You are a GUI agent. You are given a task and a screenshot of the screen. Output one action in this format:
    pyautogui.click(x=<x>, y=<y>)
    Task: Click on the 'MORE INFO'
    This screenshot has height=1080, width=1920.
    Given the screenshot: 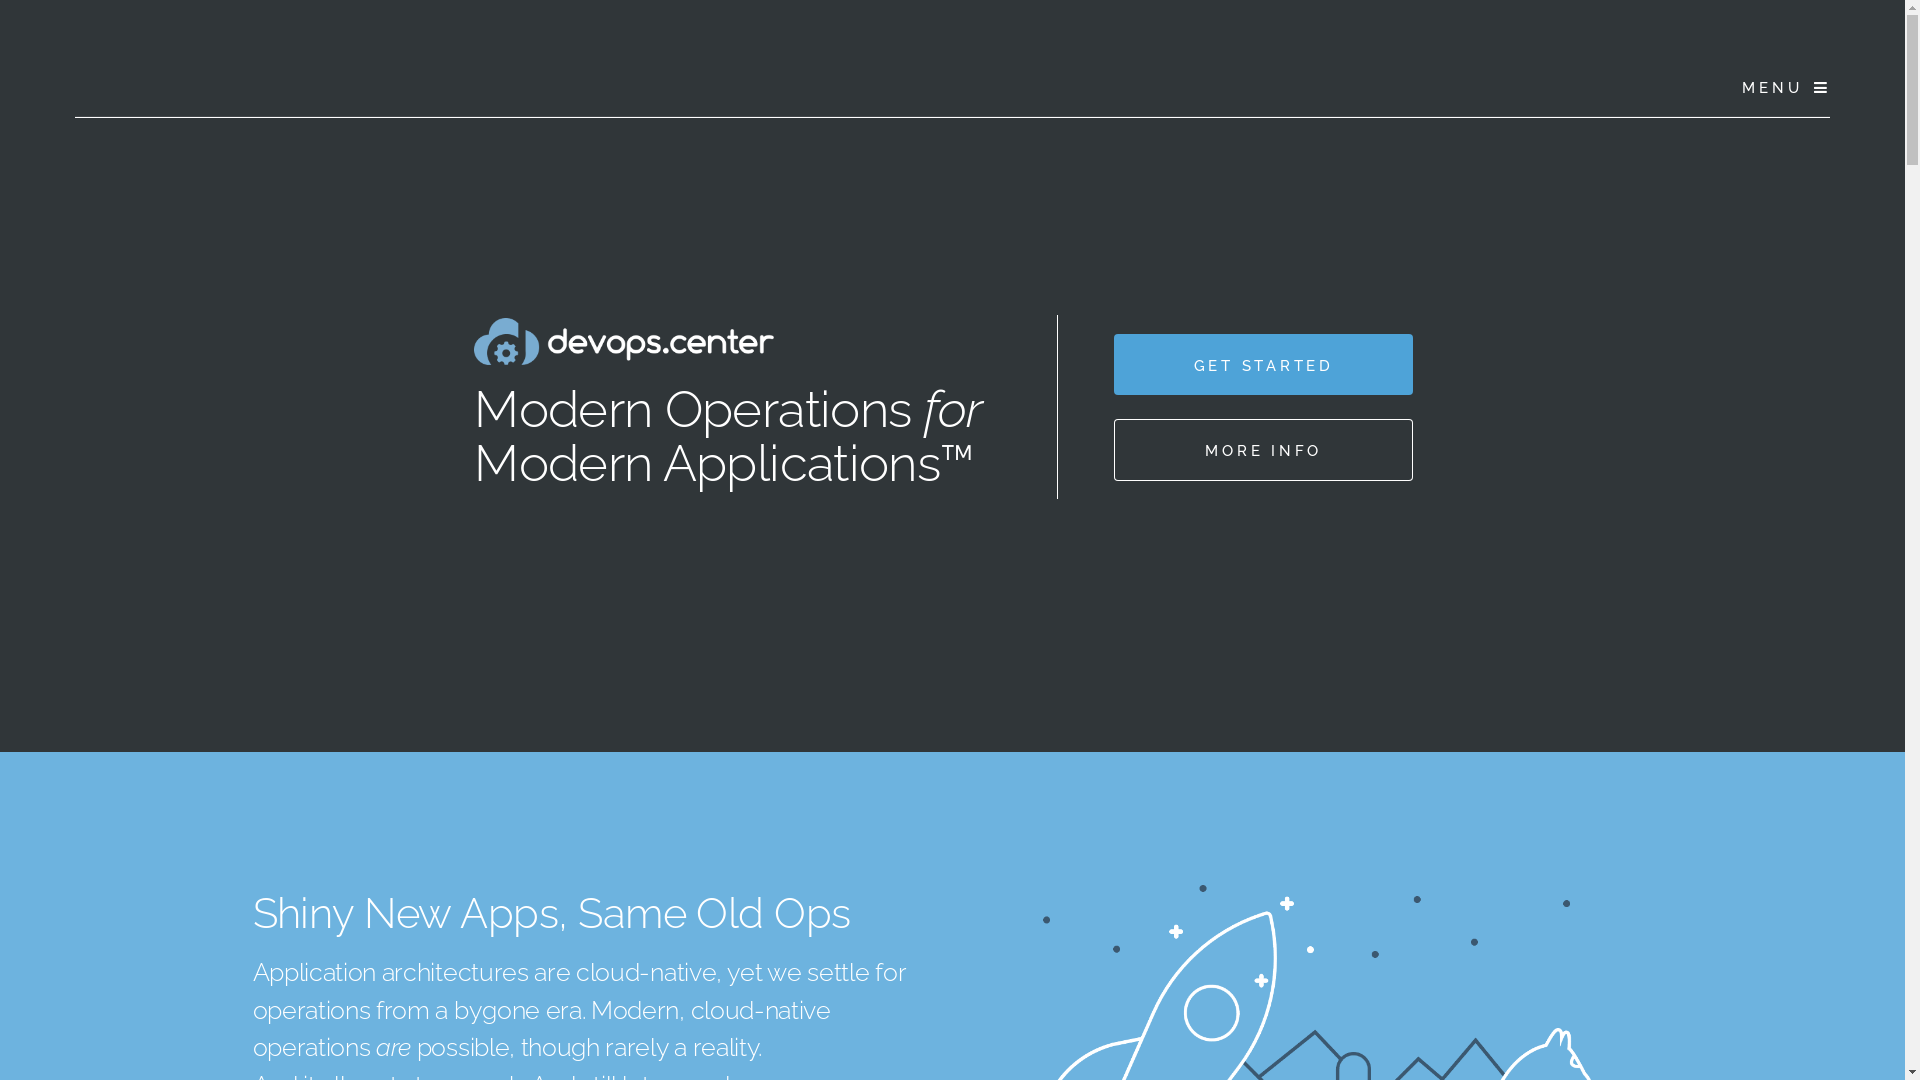 What is the action you would take?
    pyautogui.click(x=1262, y=448)
    